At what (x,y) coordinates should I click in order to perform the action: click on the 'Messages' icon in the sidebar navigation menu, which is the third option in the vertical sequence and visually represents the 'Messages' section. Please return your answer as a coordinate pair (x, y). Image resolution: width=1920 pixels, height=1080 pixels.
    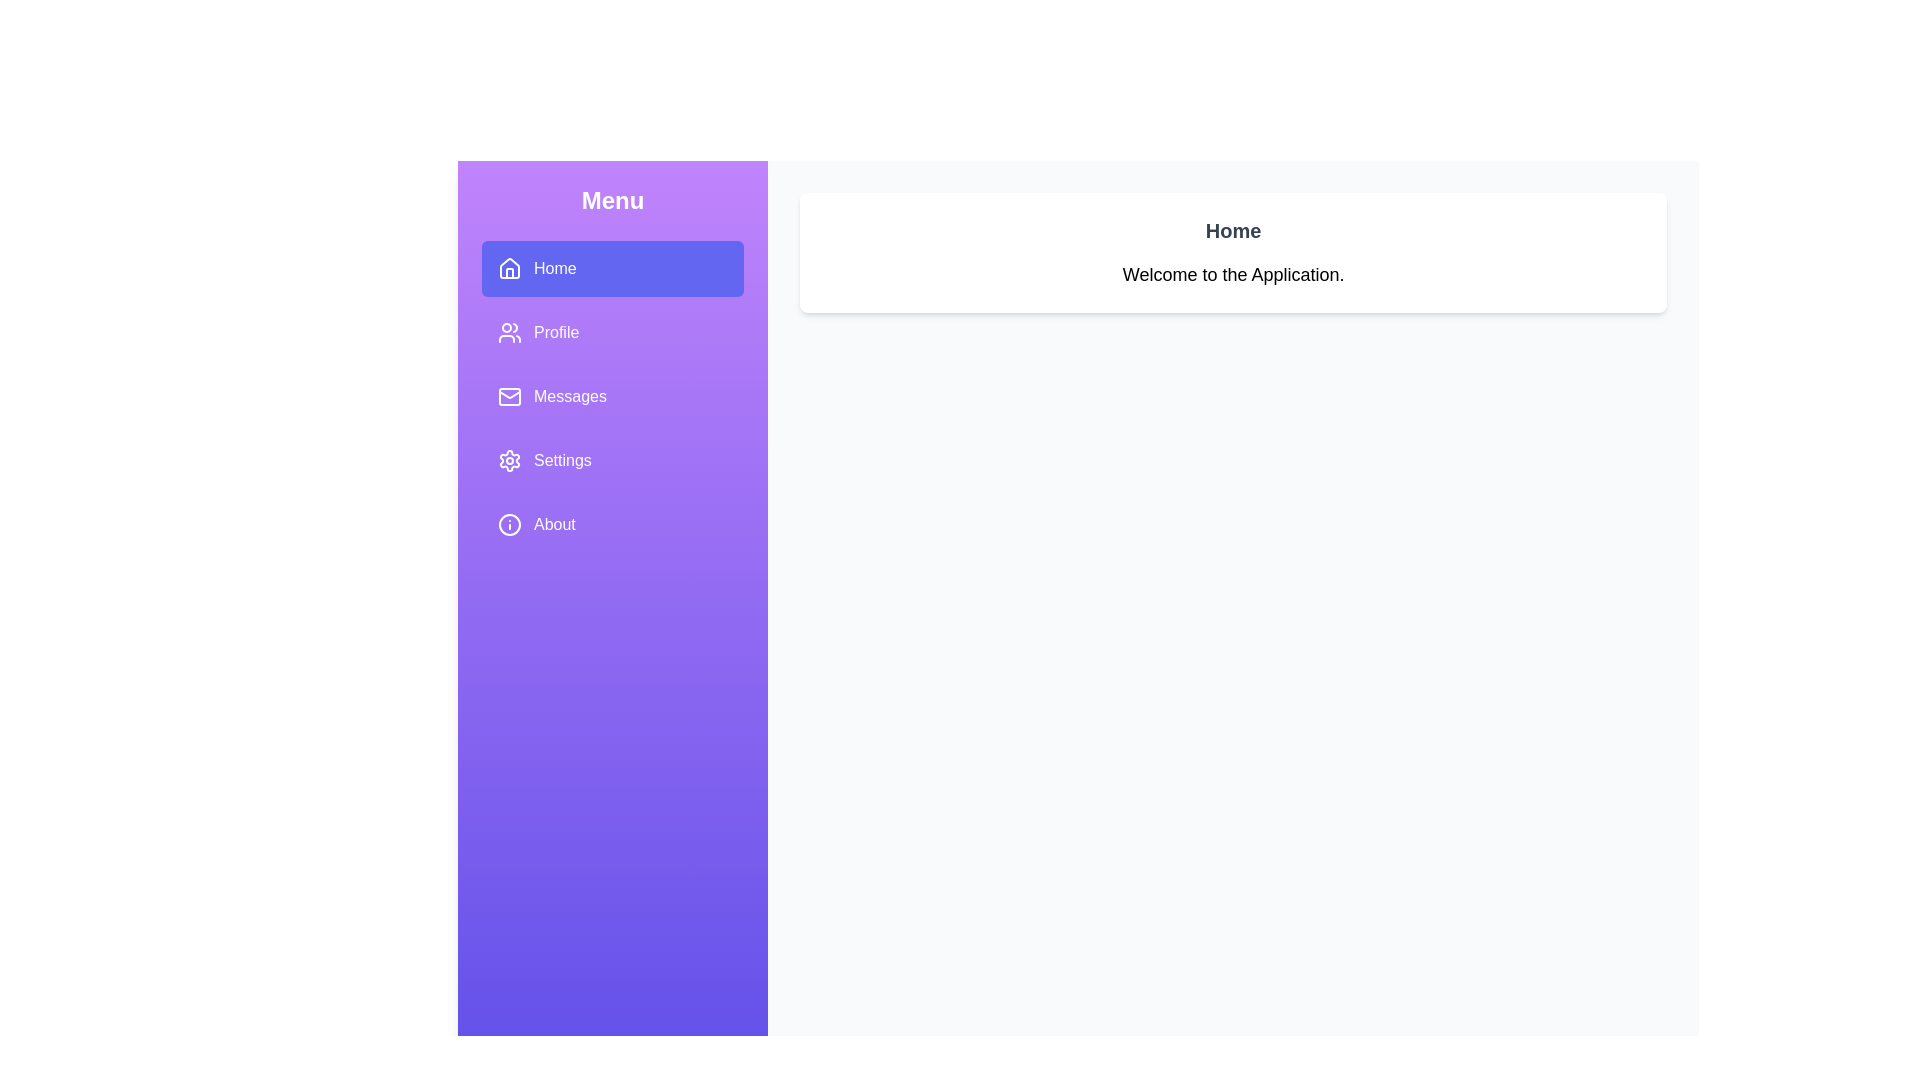
    Looking at the image, I should click on (509, 397).